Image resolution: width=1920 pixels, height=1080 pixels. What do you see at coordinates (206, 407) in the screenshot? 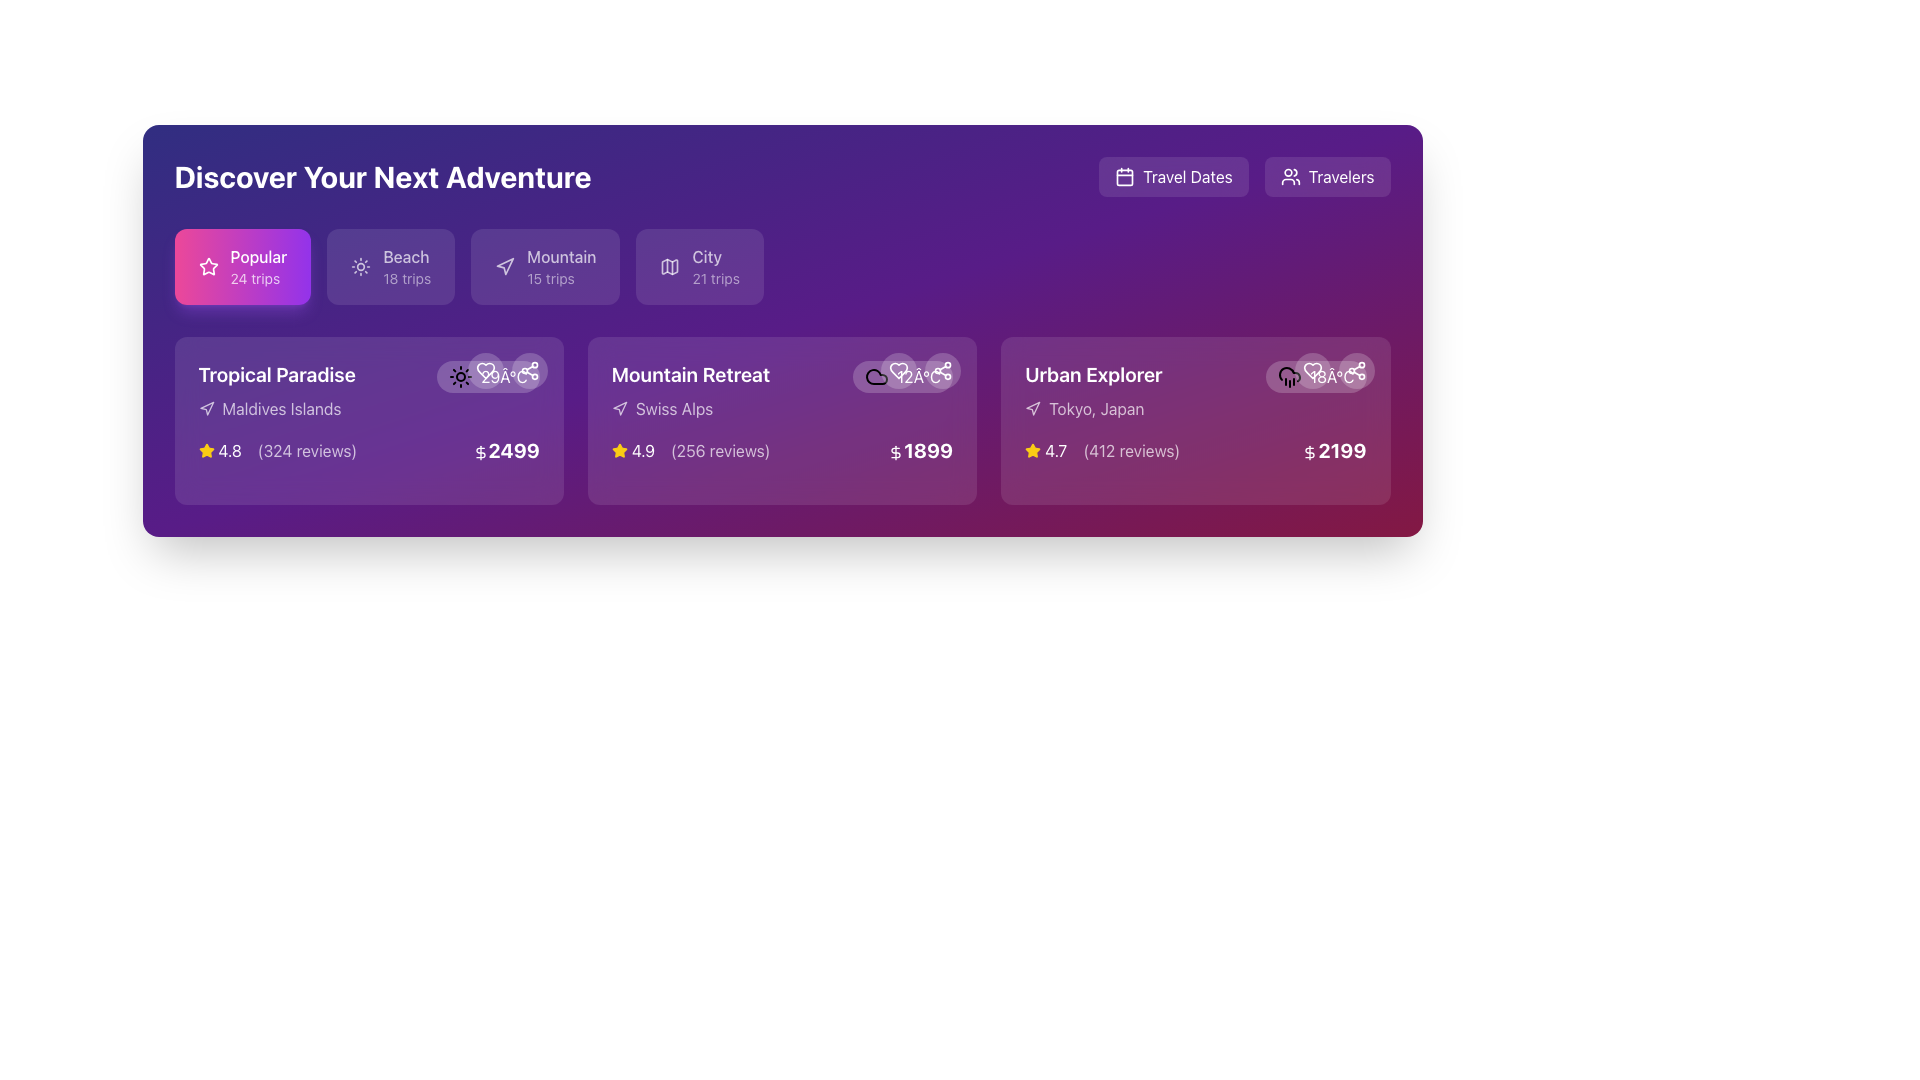
I see `the decorative icon that represents navigation or location, located to the immediate left of the 'Maldives Islands' text in the 'Tropical Paradise' section` at bounding box center [206, 407].